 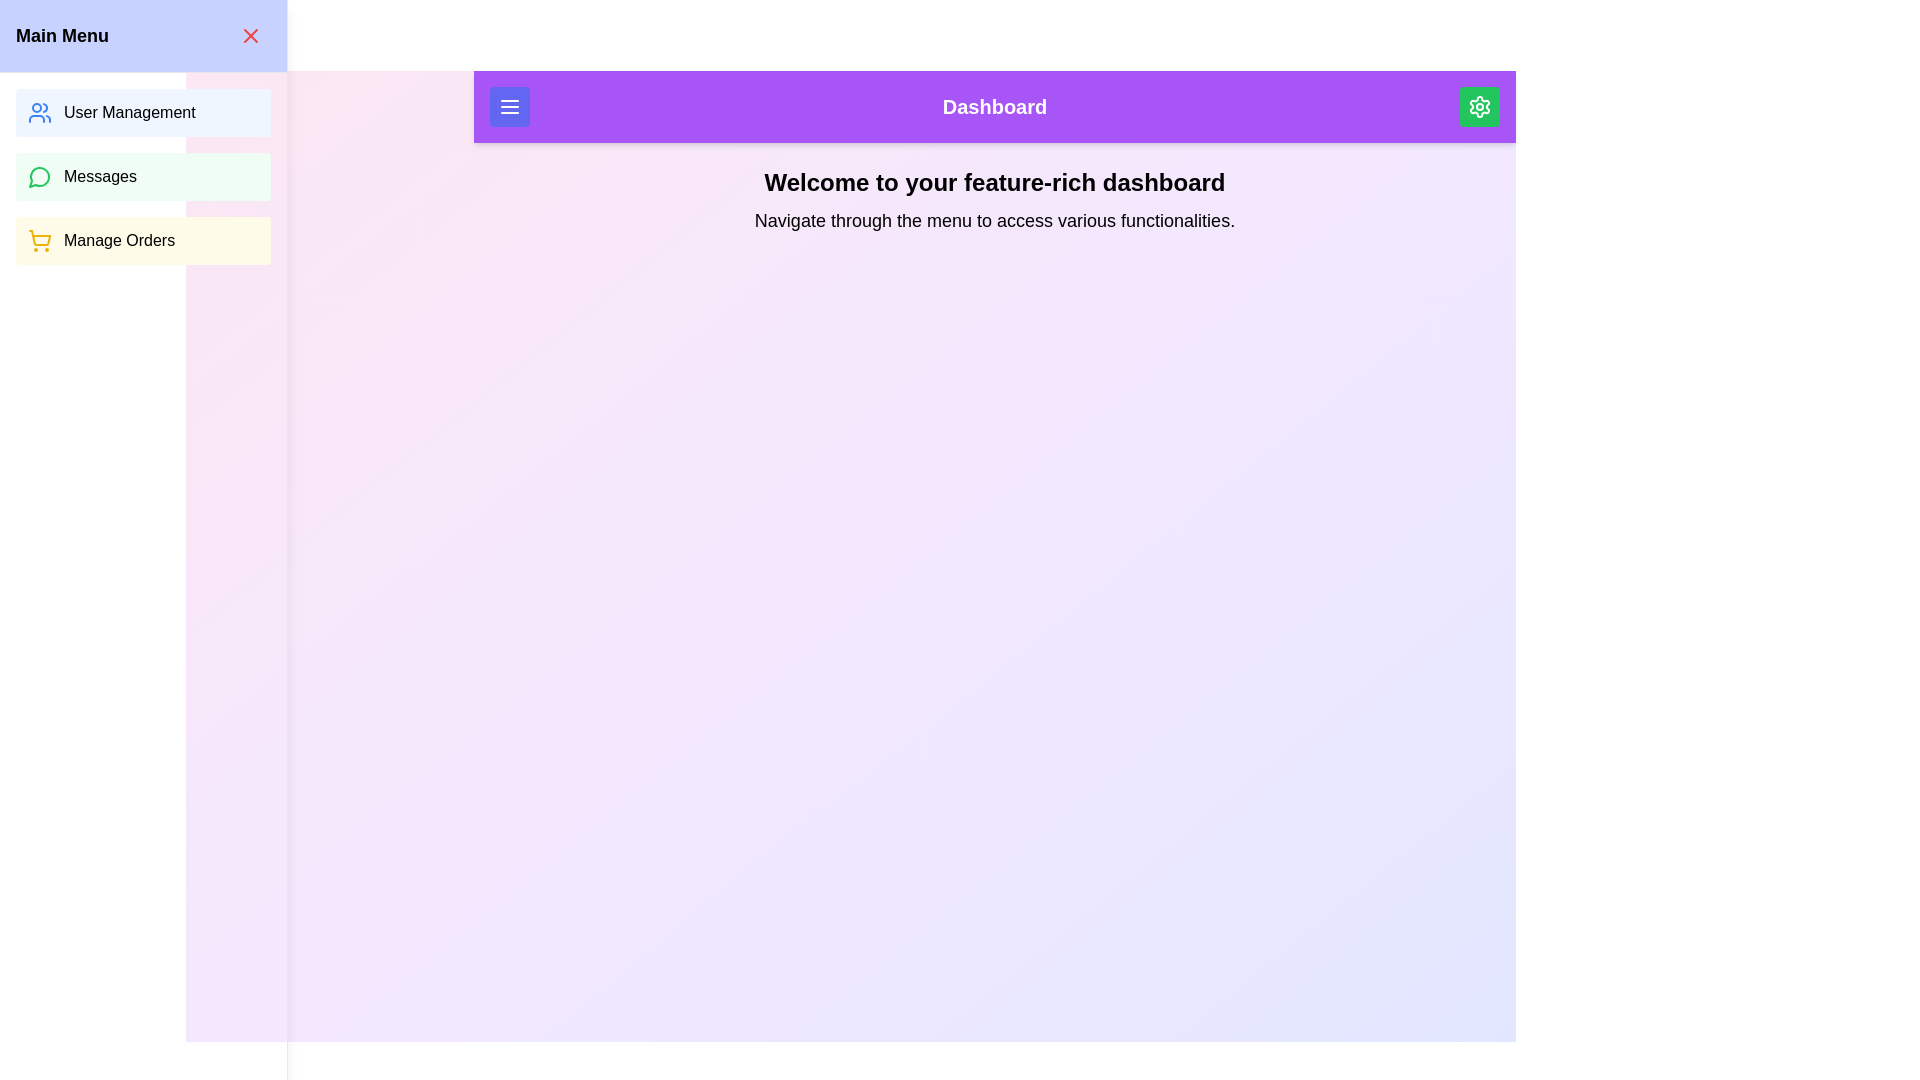 What do you see at coordinates (142, 239) in the screenshot?
I see `the 'Manage Orders' button, which is a rectangular button with black text on a light yellow background, featuring a yellow shopping cart icon to the left. This button is the third in a vertical list in the side menu bar, located below the 'Messages' button` at bounding box center [142, 239].